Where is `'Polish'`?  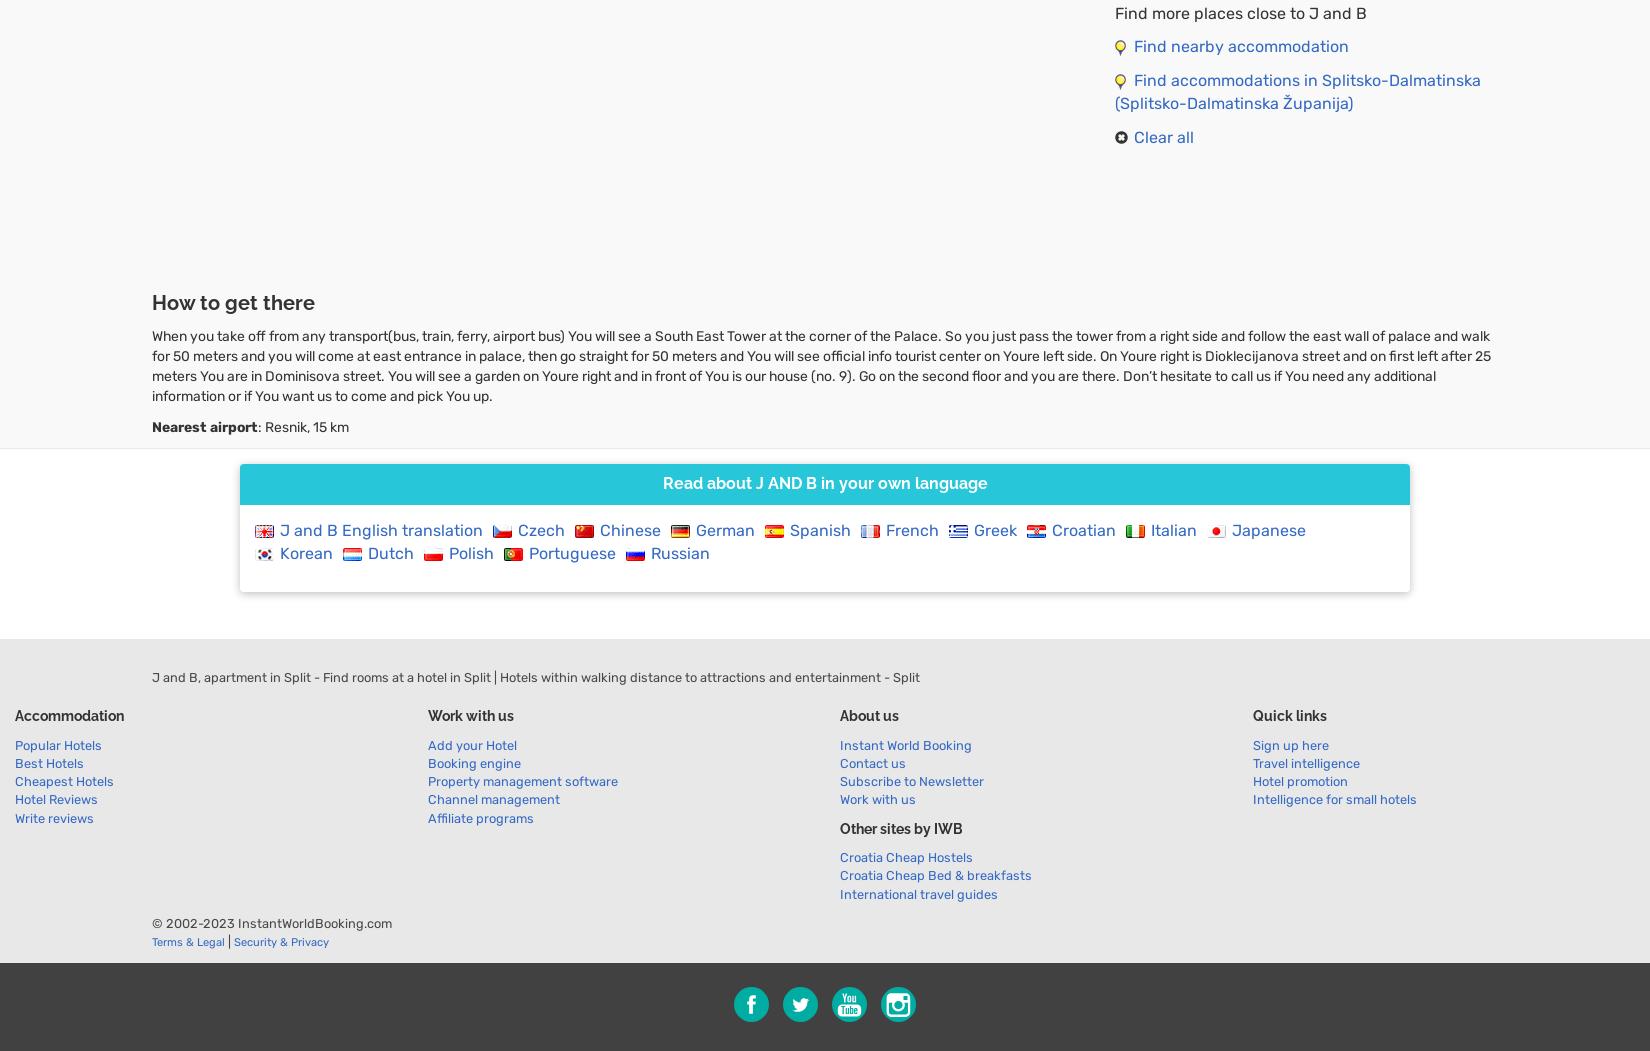 'Polish' is located at coordinates (470, 552).